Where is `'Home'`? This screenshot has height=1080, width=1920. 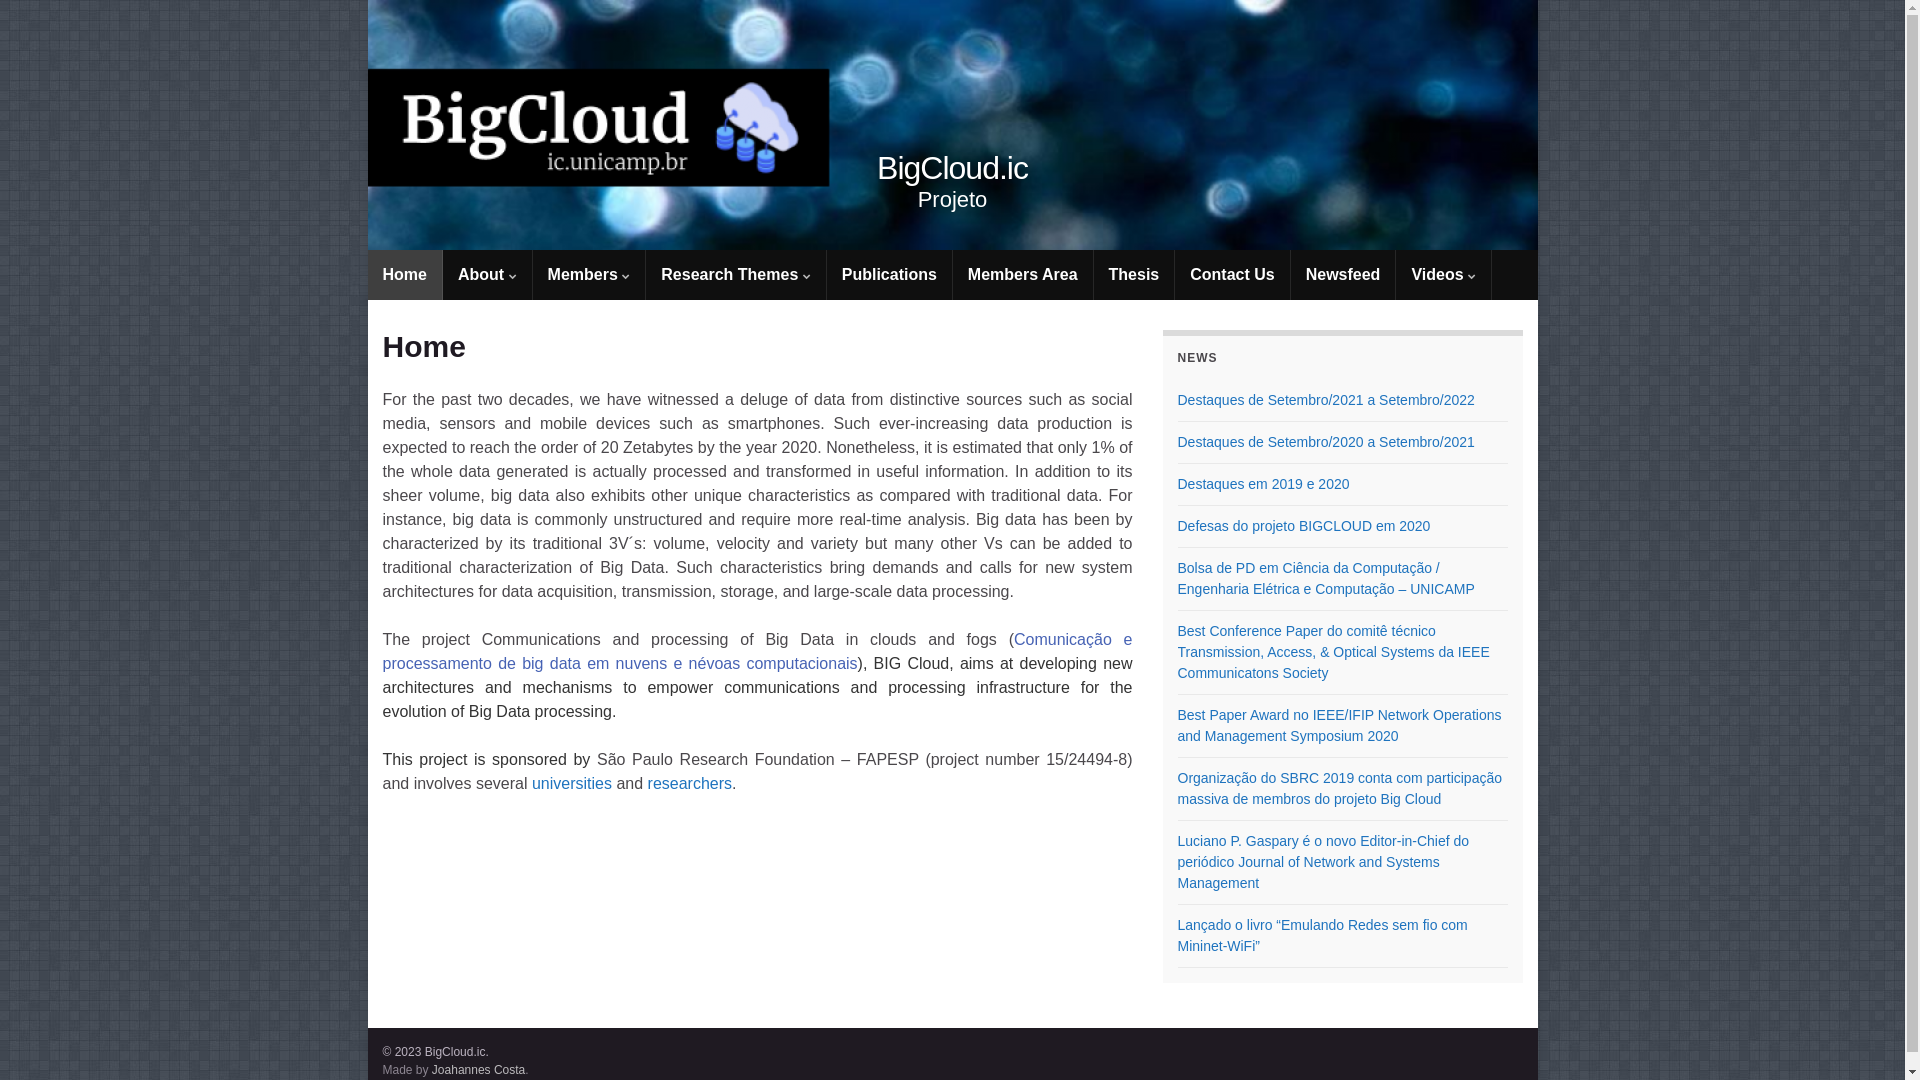
'Home' is located at coordinates (403, 274).